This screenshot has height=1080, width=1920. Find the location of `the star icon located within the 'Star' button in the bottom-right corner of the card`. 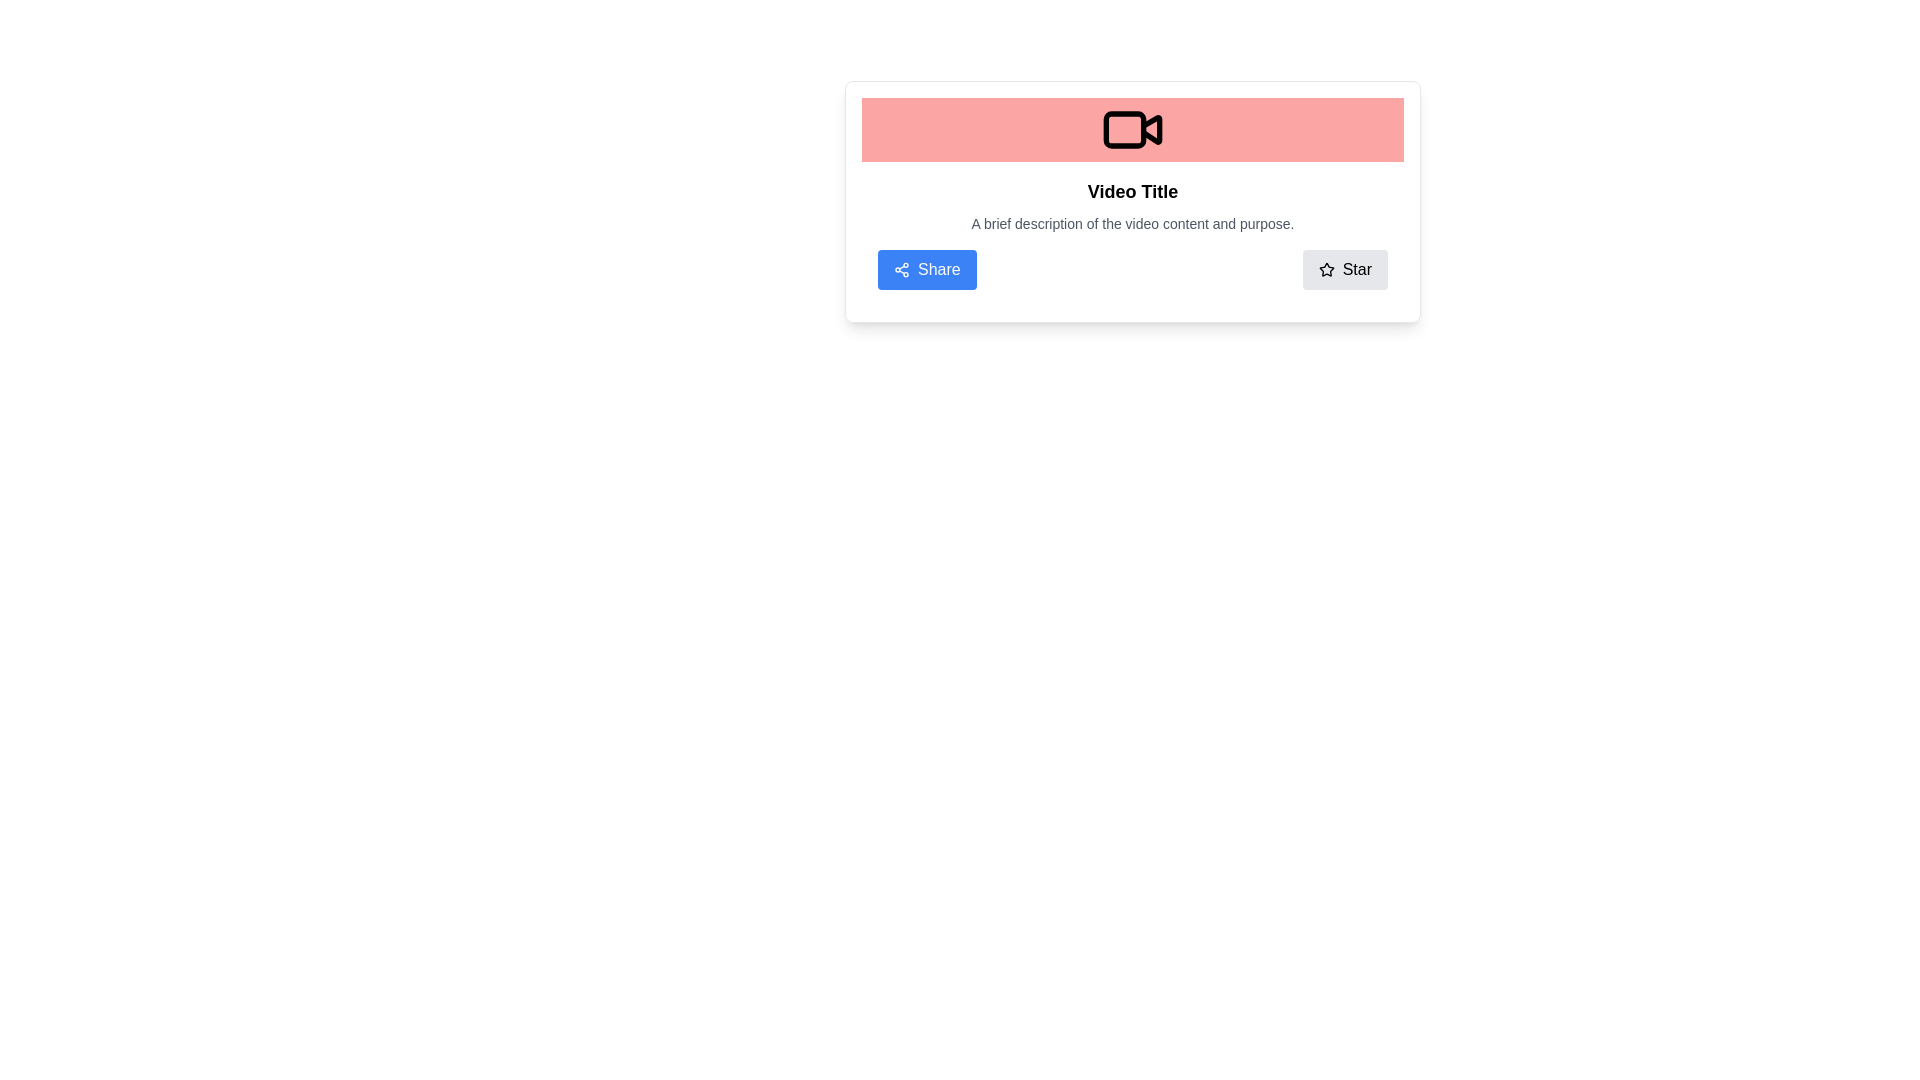

the star icon located within the 'Star' button in the bottom-right corner of the card is located at coordinates (1326, 268).